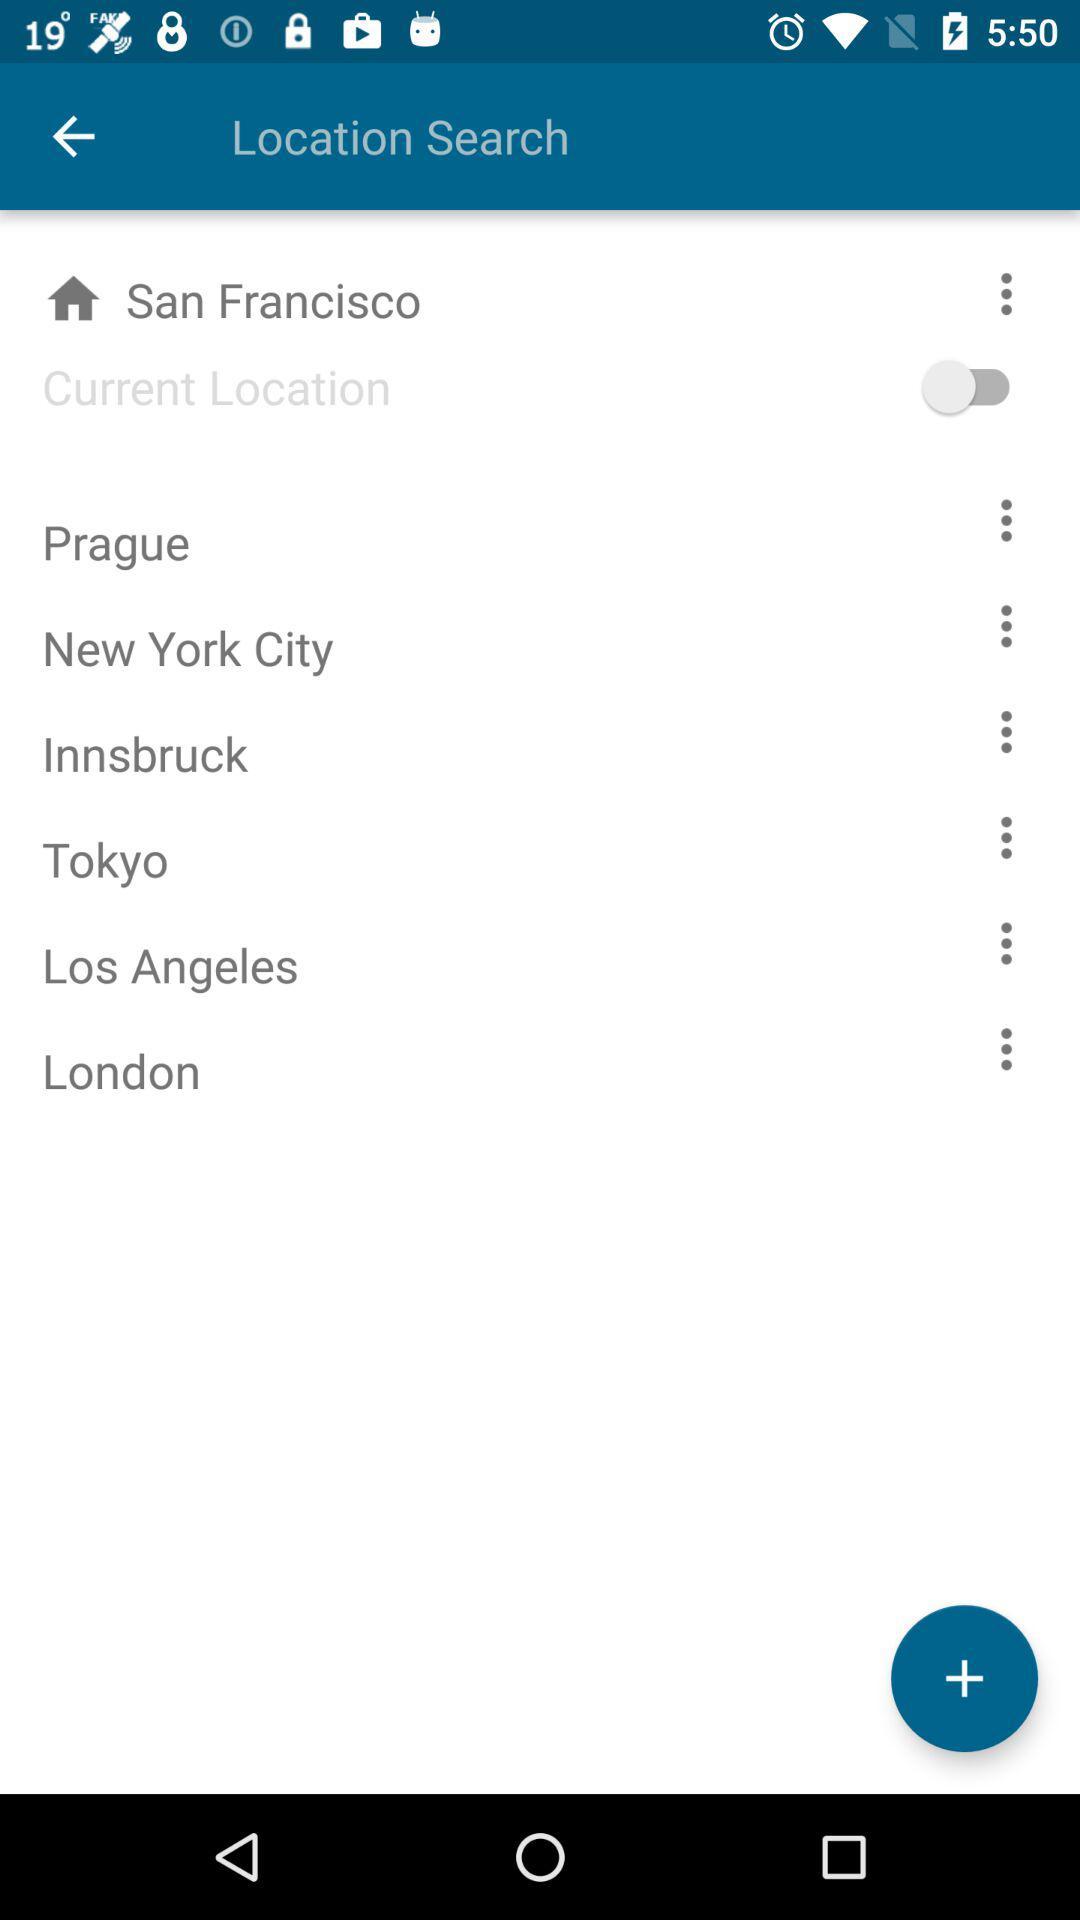  What do you see at coordinates (1006, 520) in the screenshot?
I see `next option` at bounding box center [1006, 520].